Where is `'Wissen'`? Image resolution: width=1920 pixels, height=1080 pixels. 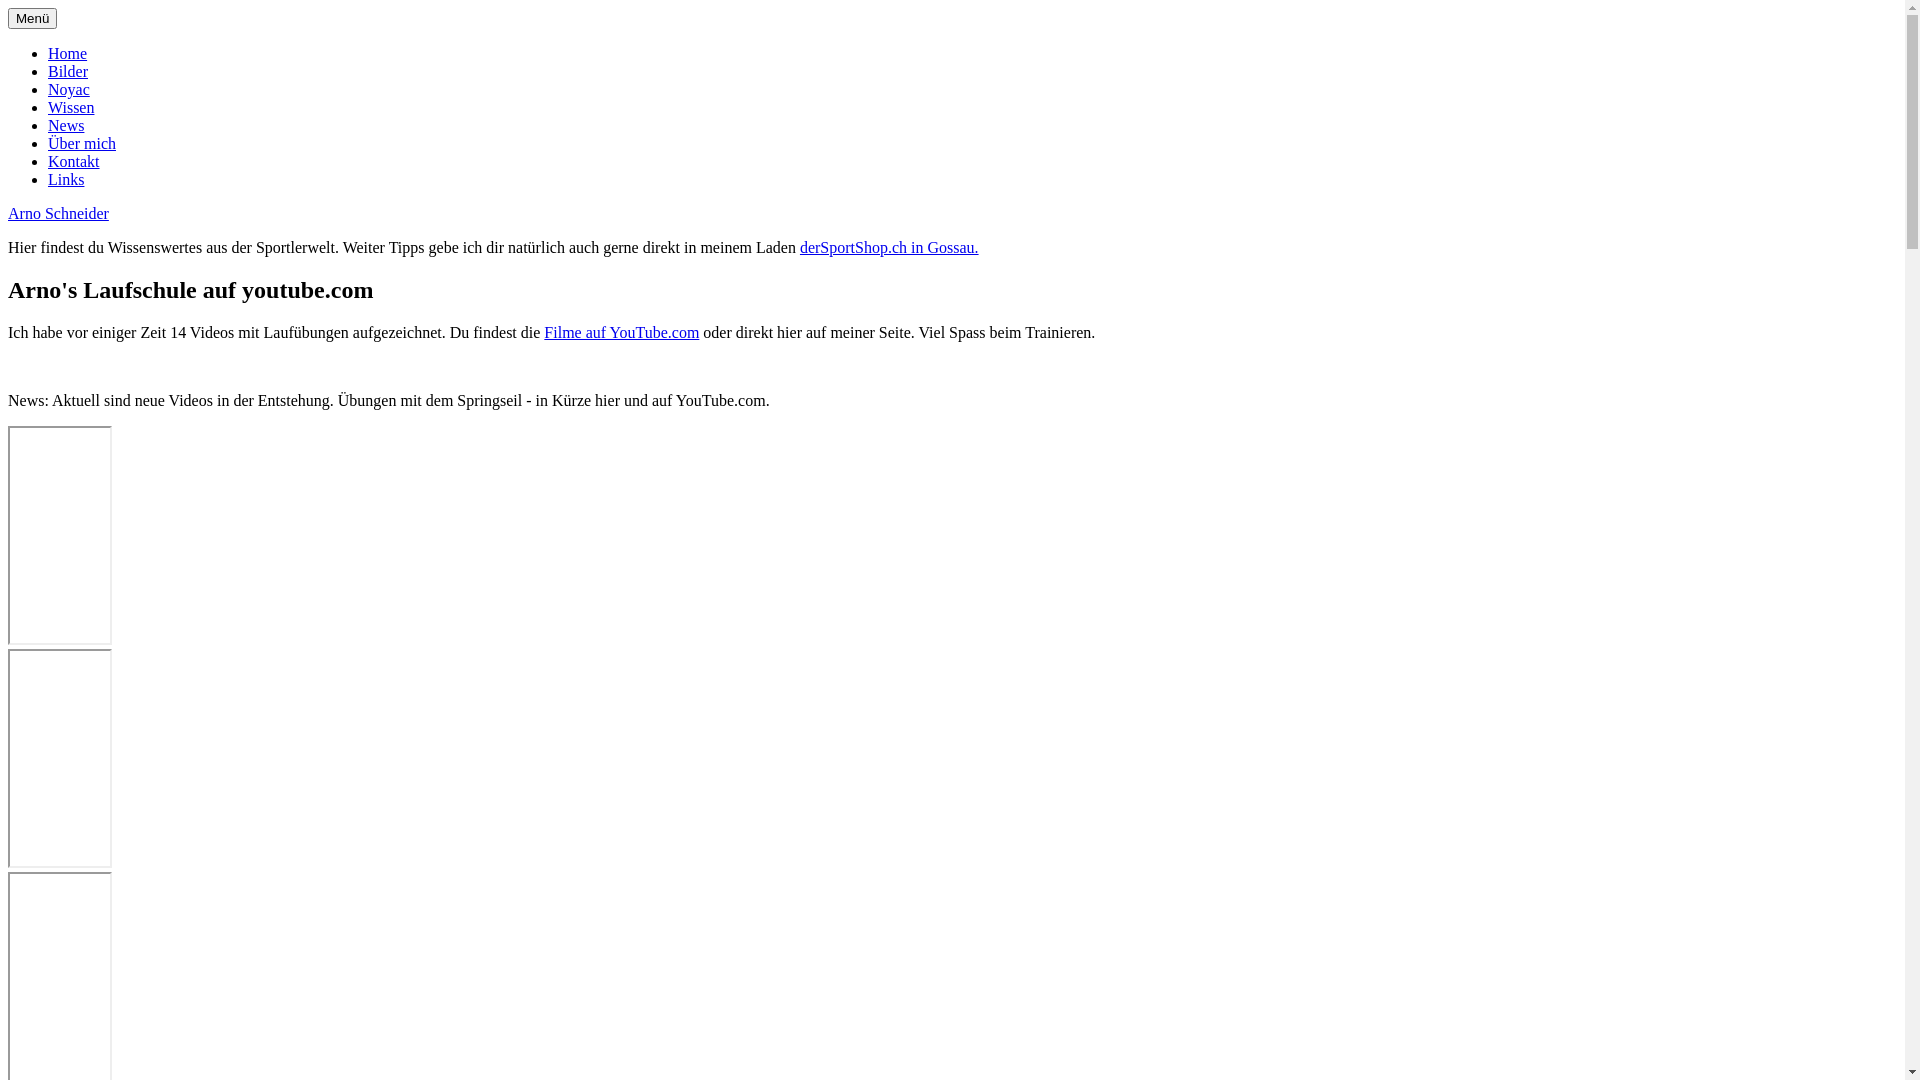
'Wissen' is located at coordinates (71, 107).